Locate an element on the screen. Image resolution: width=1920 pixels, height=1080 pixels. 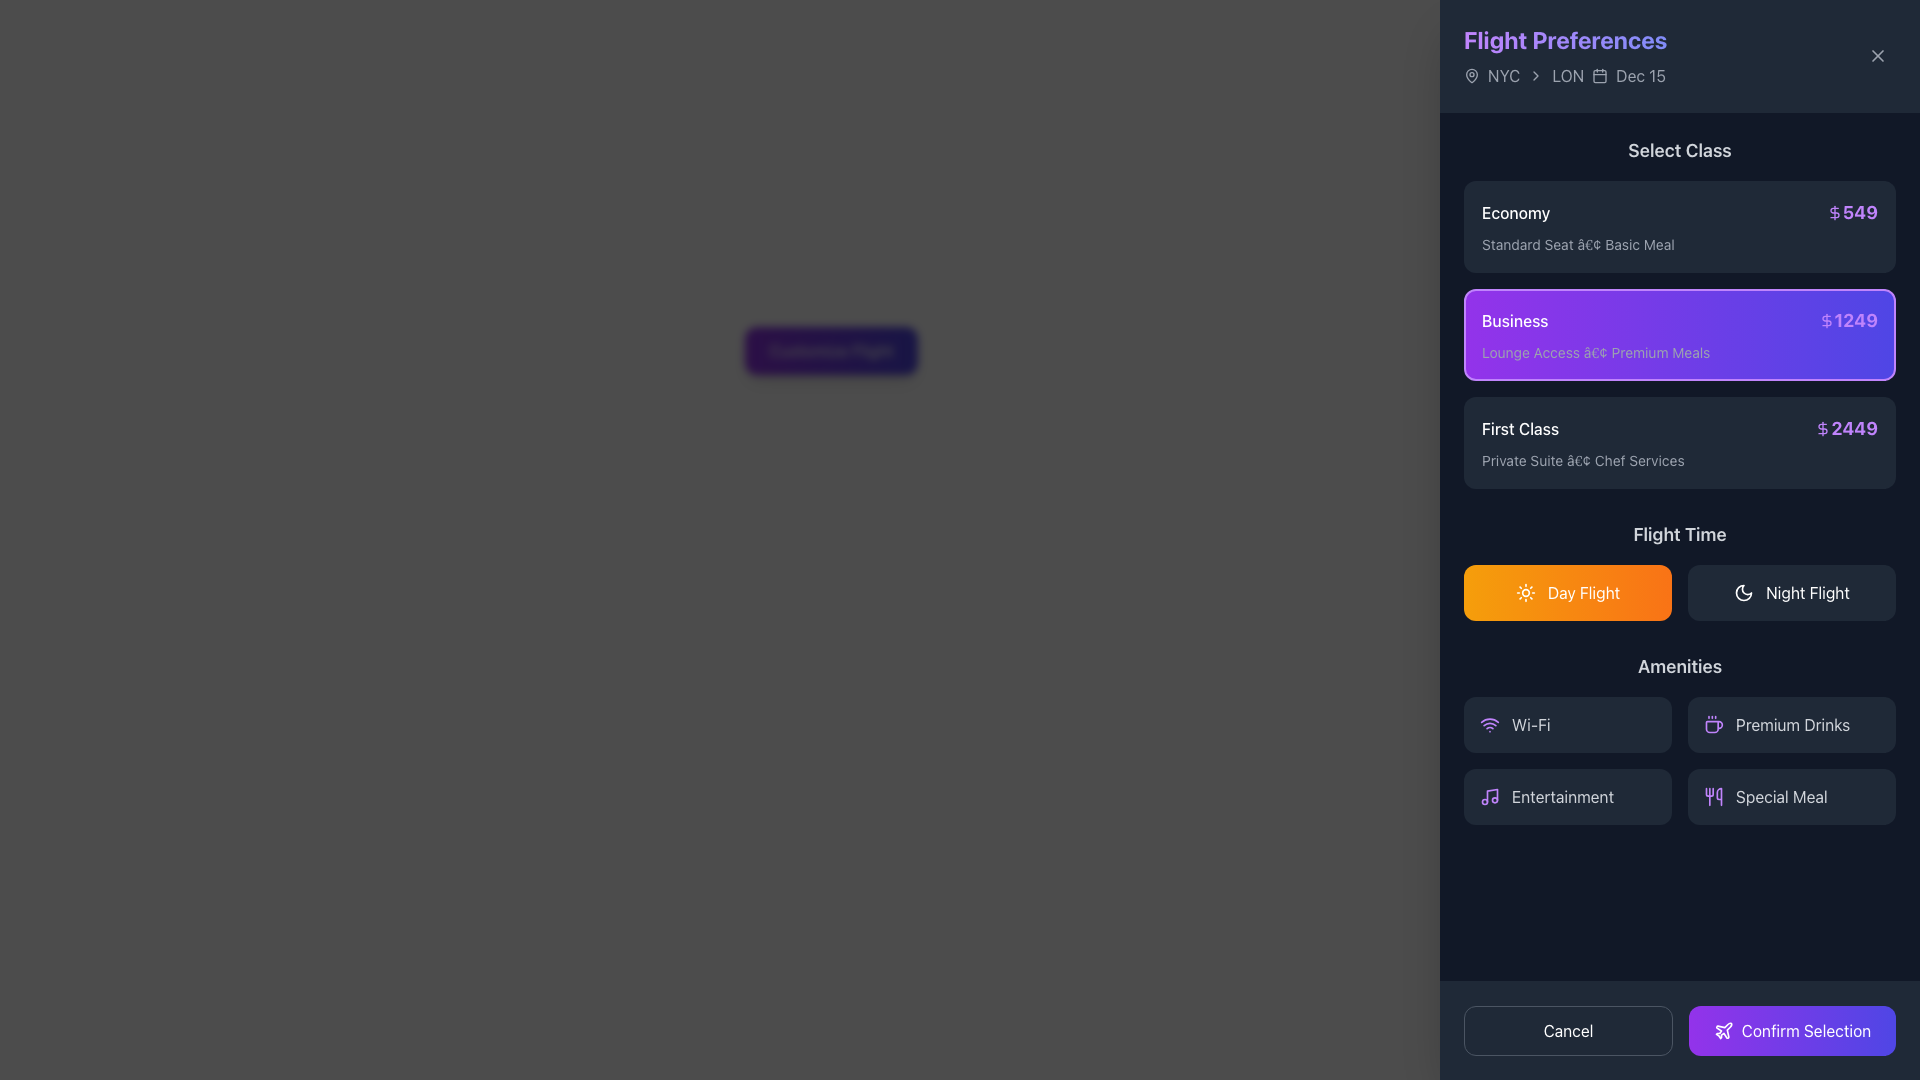
the second arc of the purple Wi-Fi icon in the 'Amenities' section of the right-hand column is located at coordinates (1489, 720).